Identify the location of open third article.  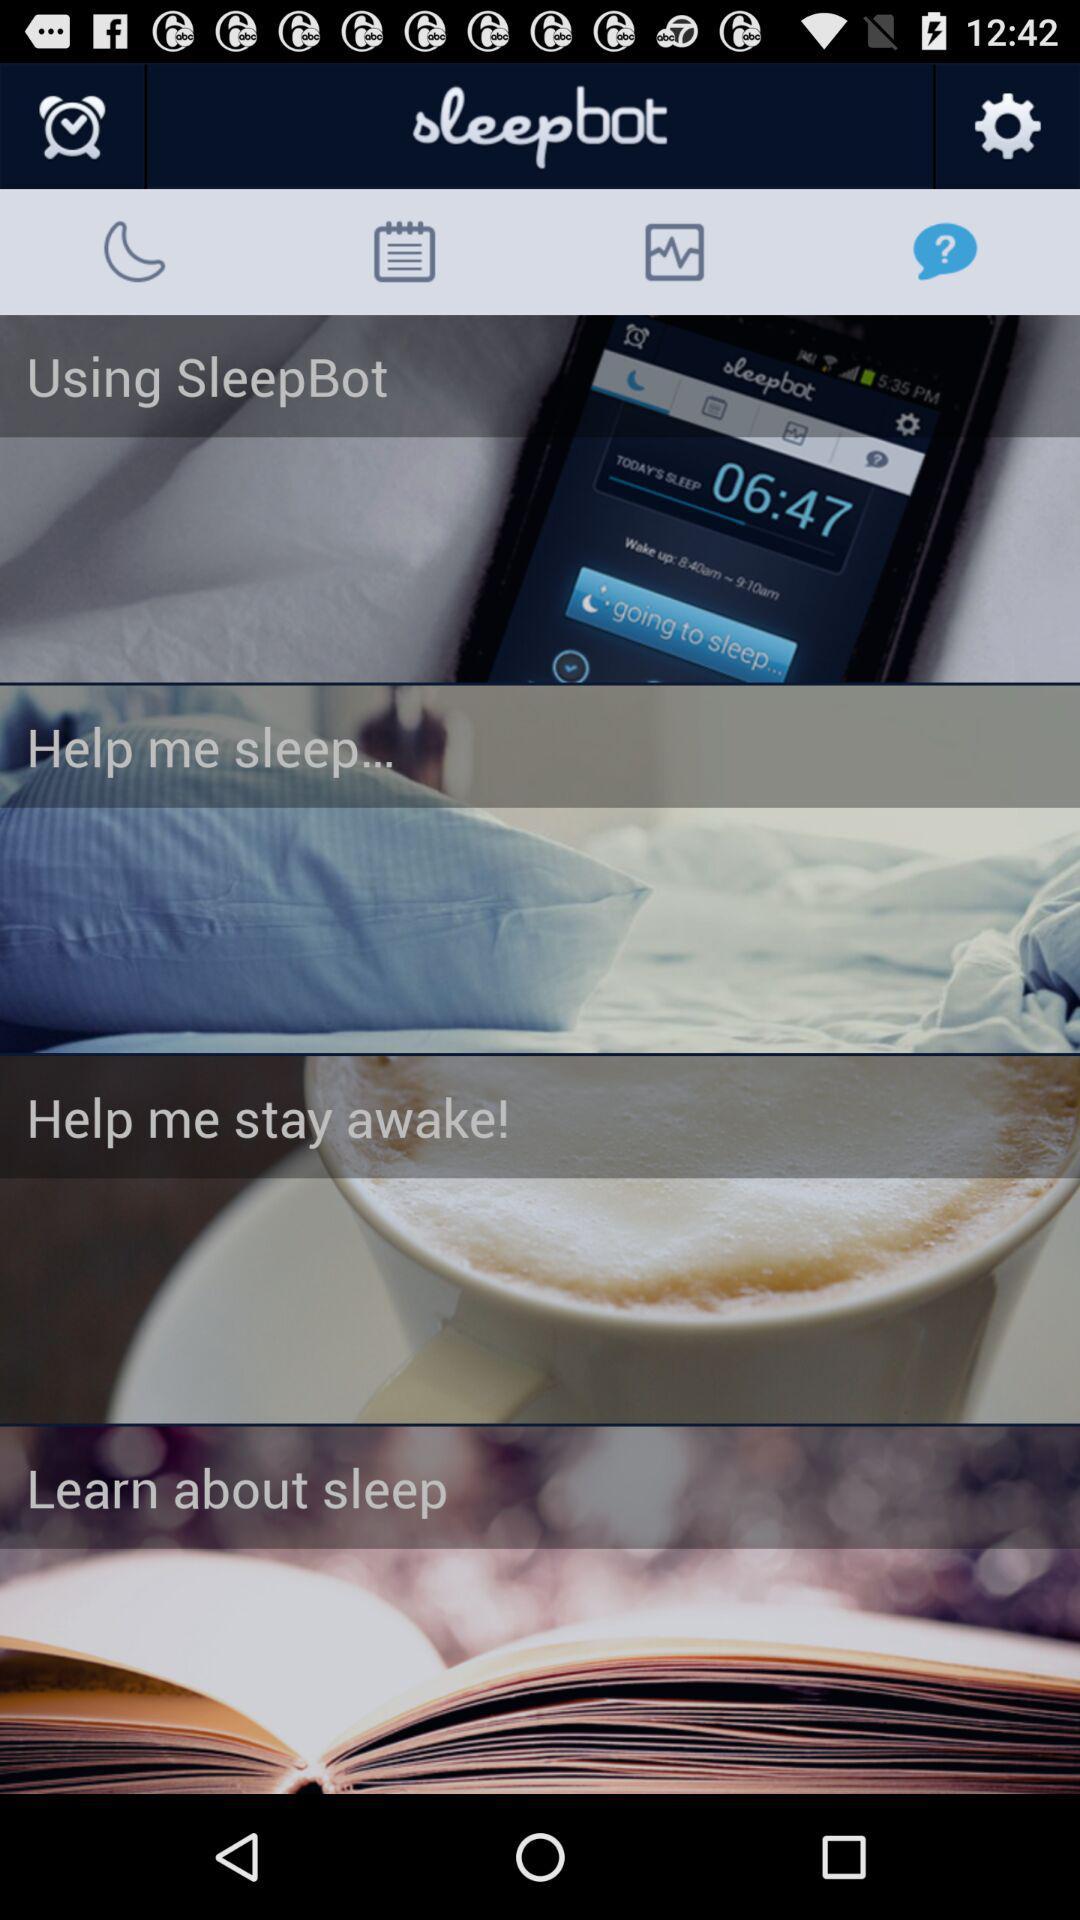
(540, 1238).